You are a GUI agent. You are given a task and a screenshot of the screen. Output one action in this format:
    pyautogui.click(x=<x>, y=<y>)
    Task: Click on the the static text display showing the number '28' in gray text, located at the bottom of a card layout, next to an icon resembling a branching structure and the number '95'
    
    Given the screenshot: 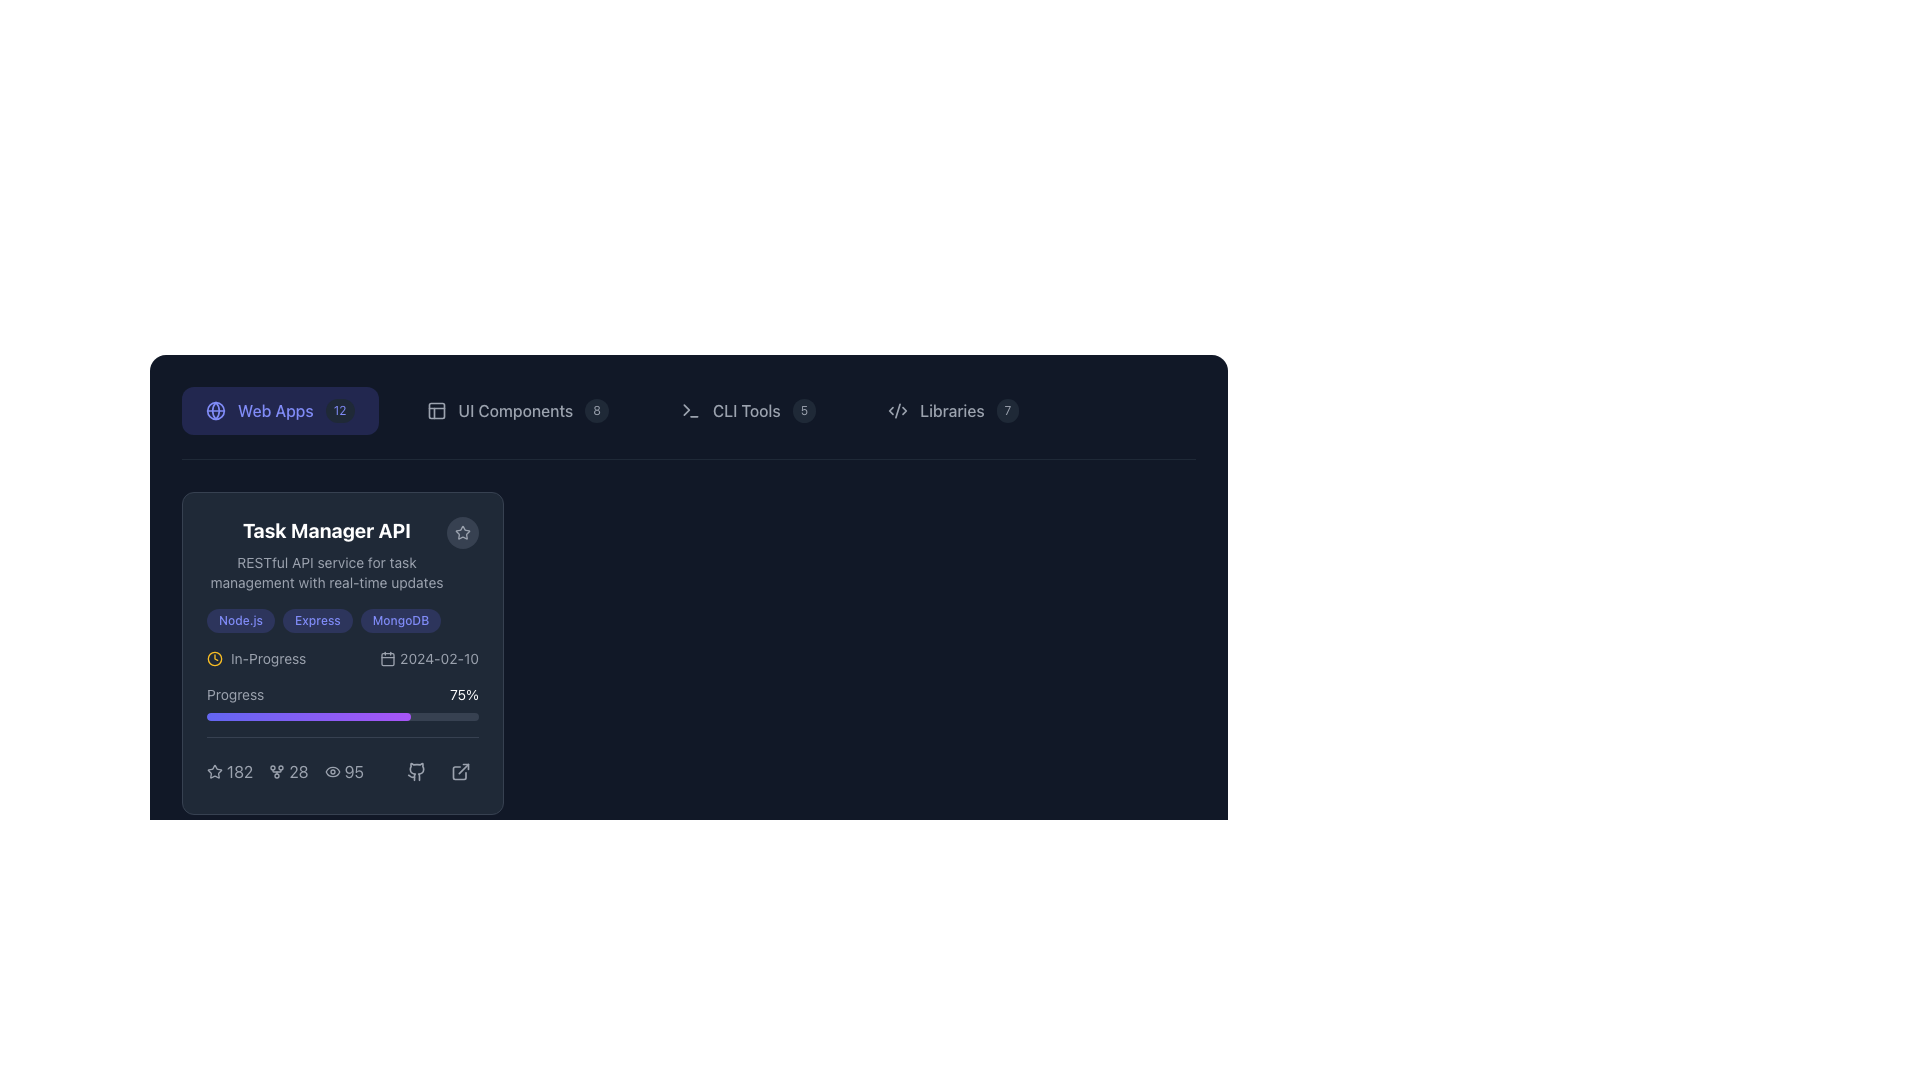 What is the action you would take?
    pyautogui.click(x=297, y=770)
    